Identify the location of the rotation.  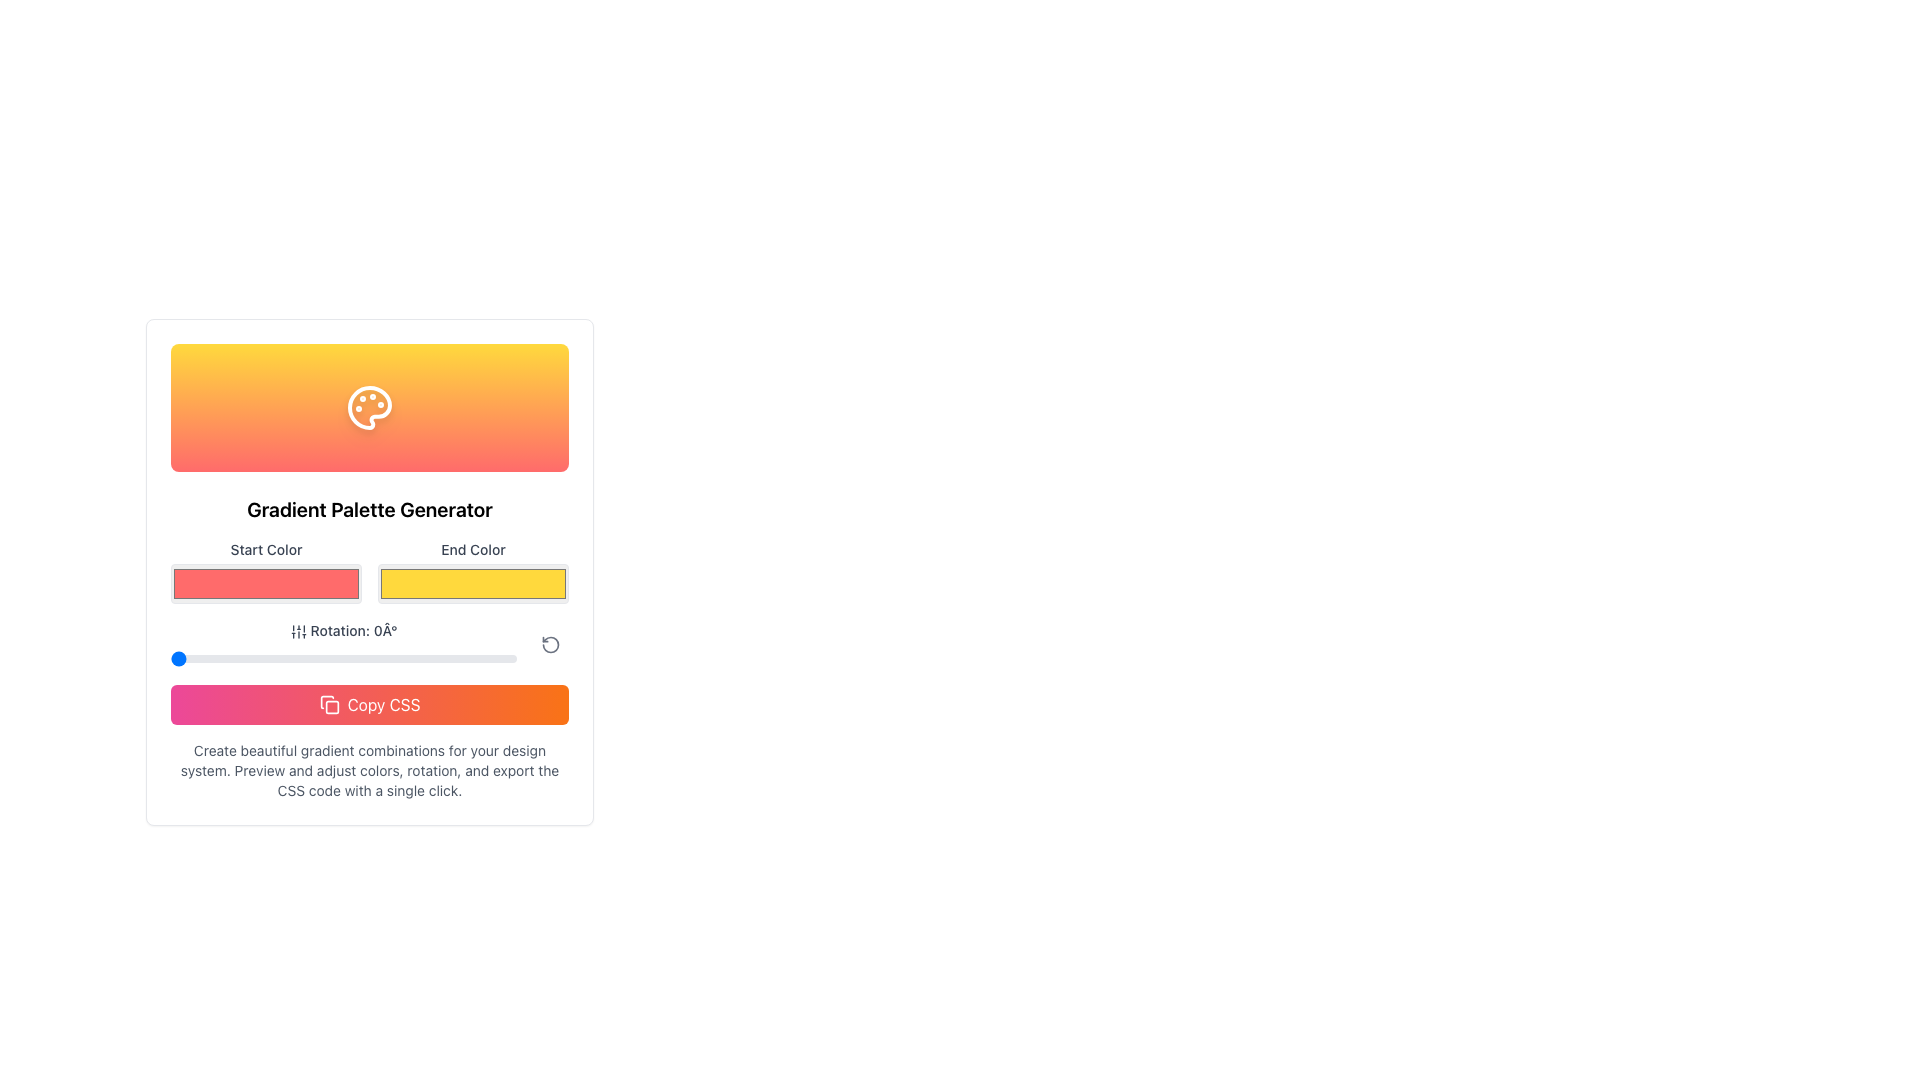
(327, 659).